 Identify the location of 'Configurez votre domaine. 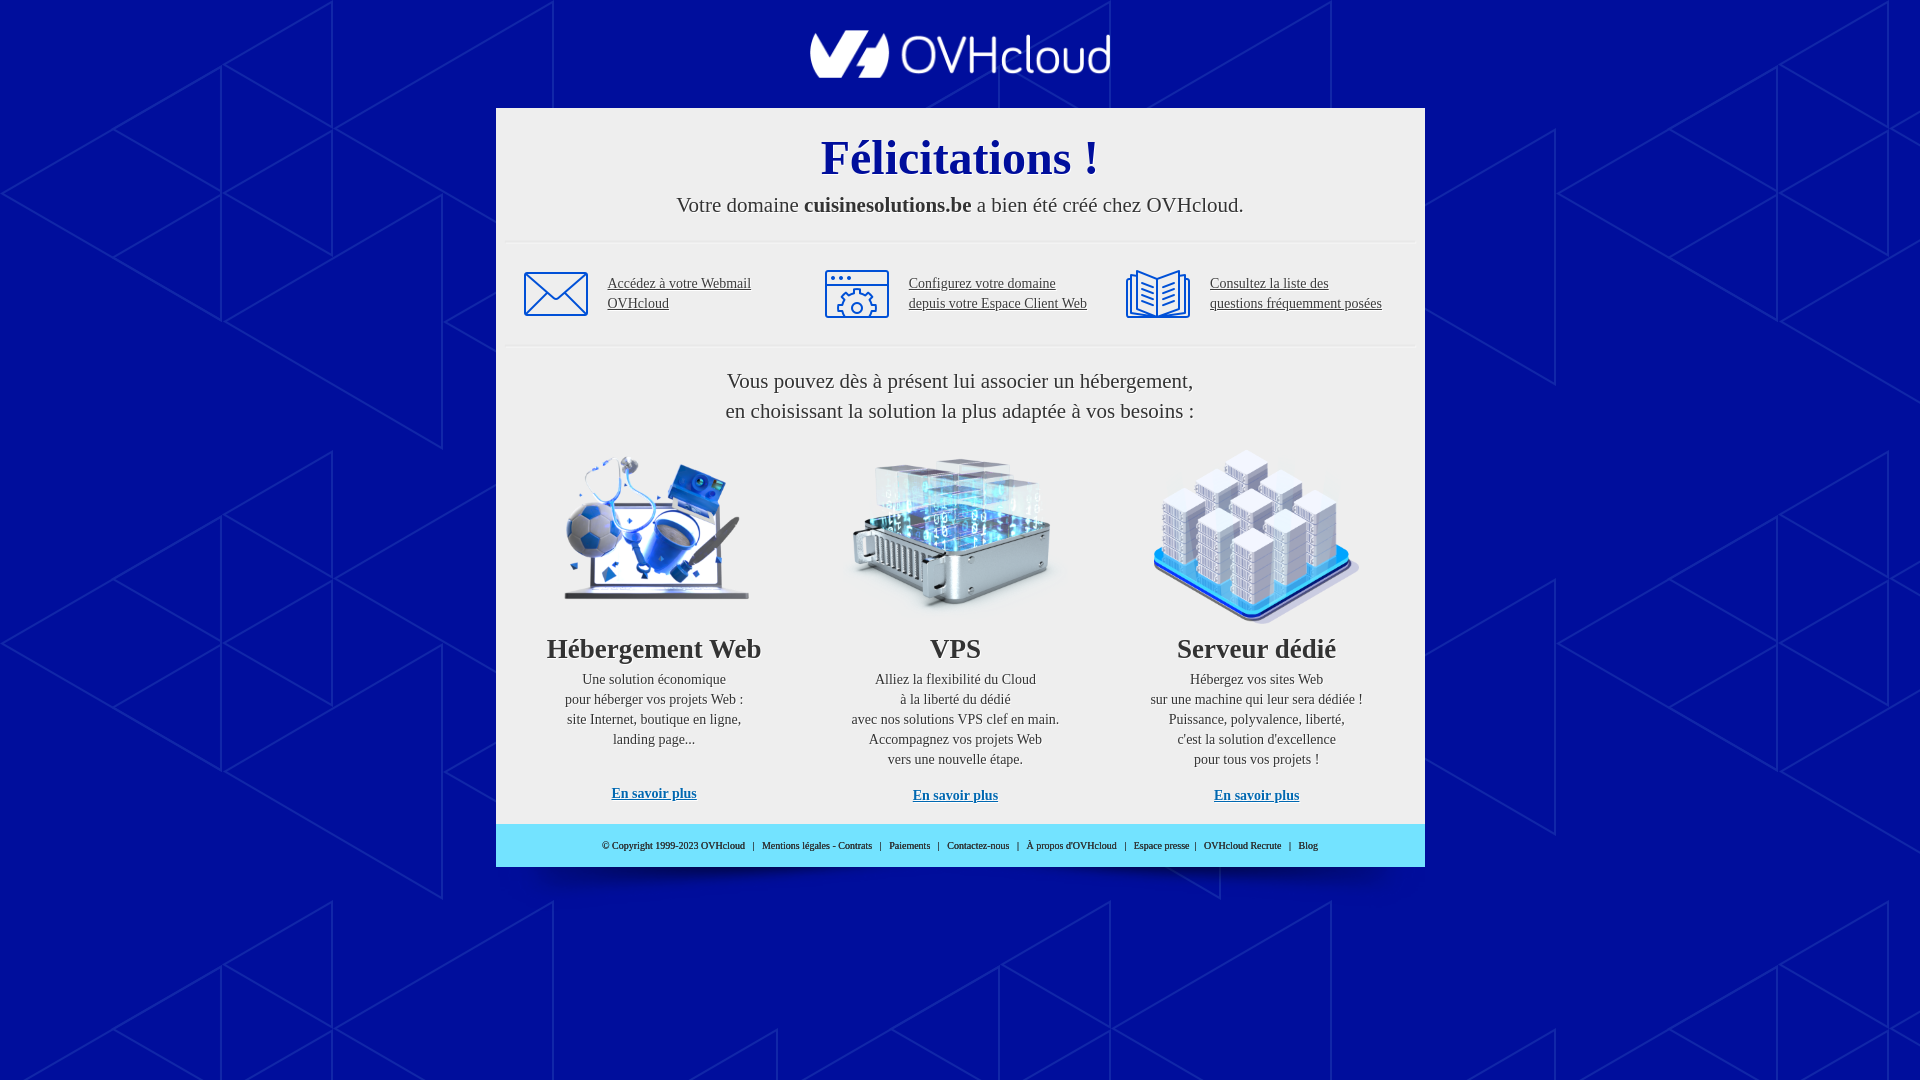
(998, 293).